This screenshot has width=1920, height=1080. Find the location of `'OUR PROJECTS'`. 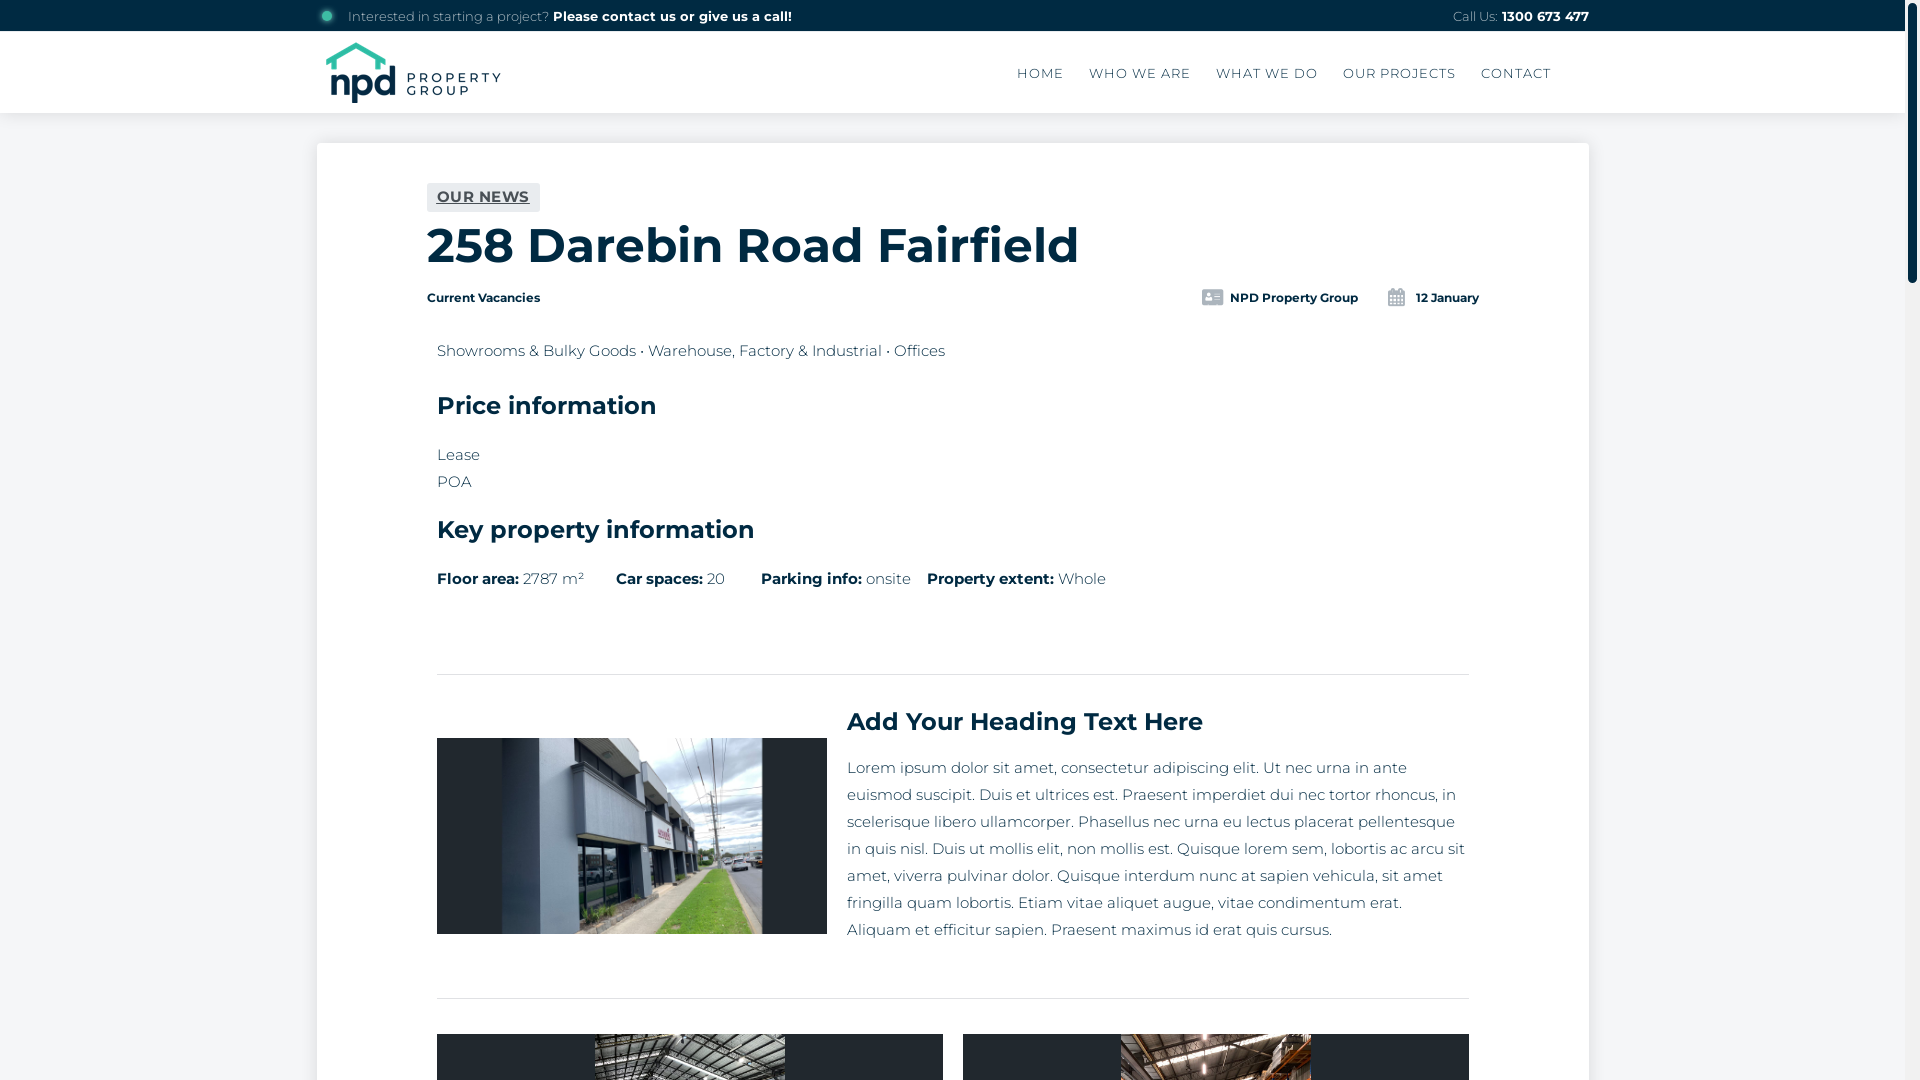

'OUR PROJECTS' is located at coordinates (1398, 72).